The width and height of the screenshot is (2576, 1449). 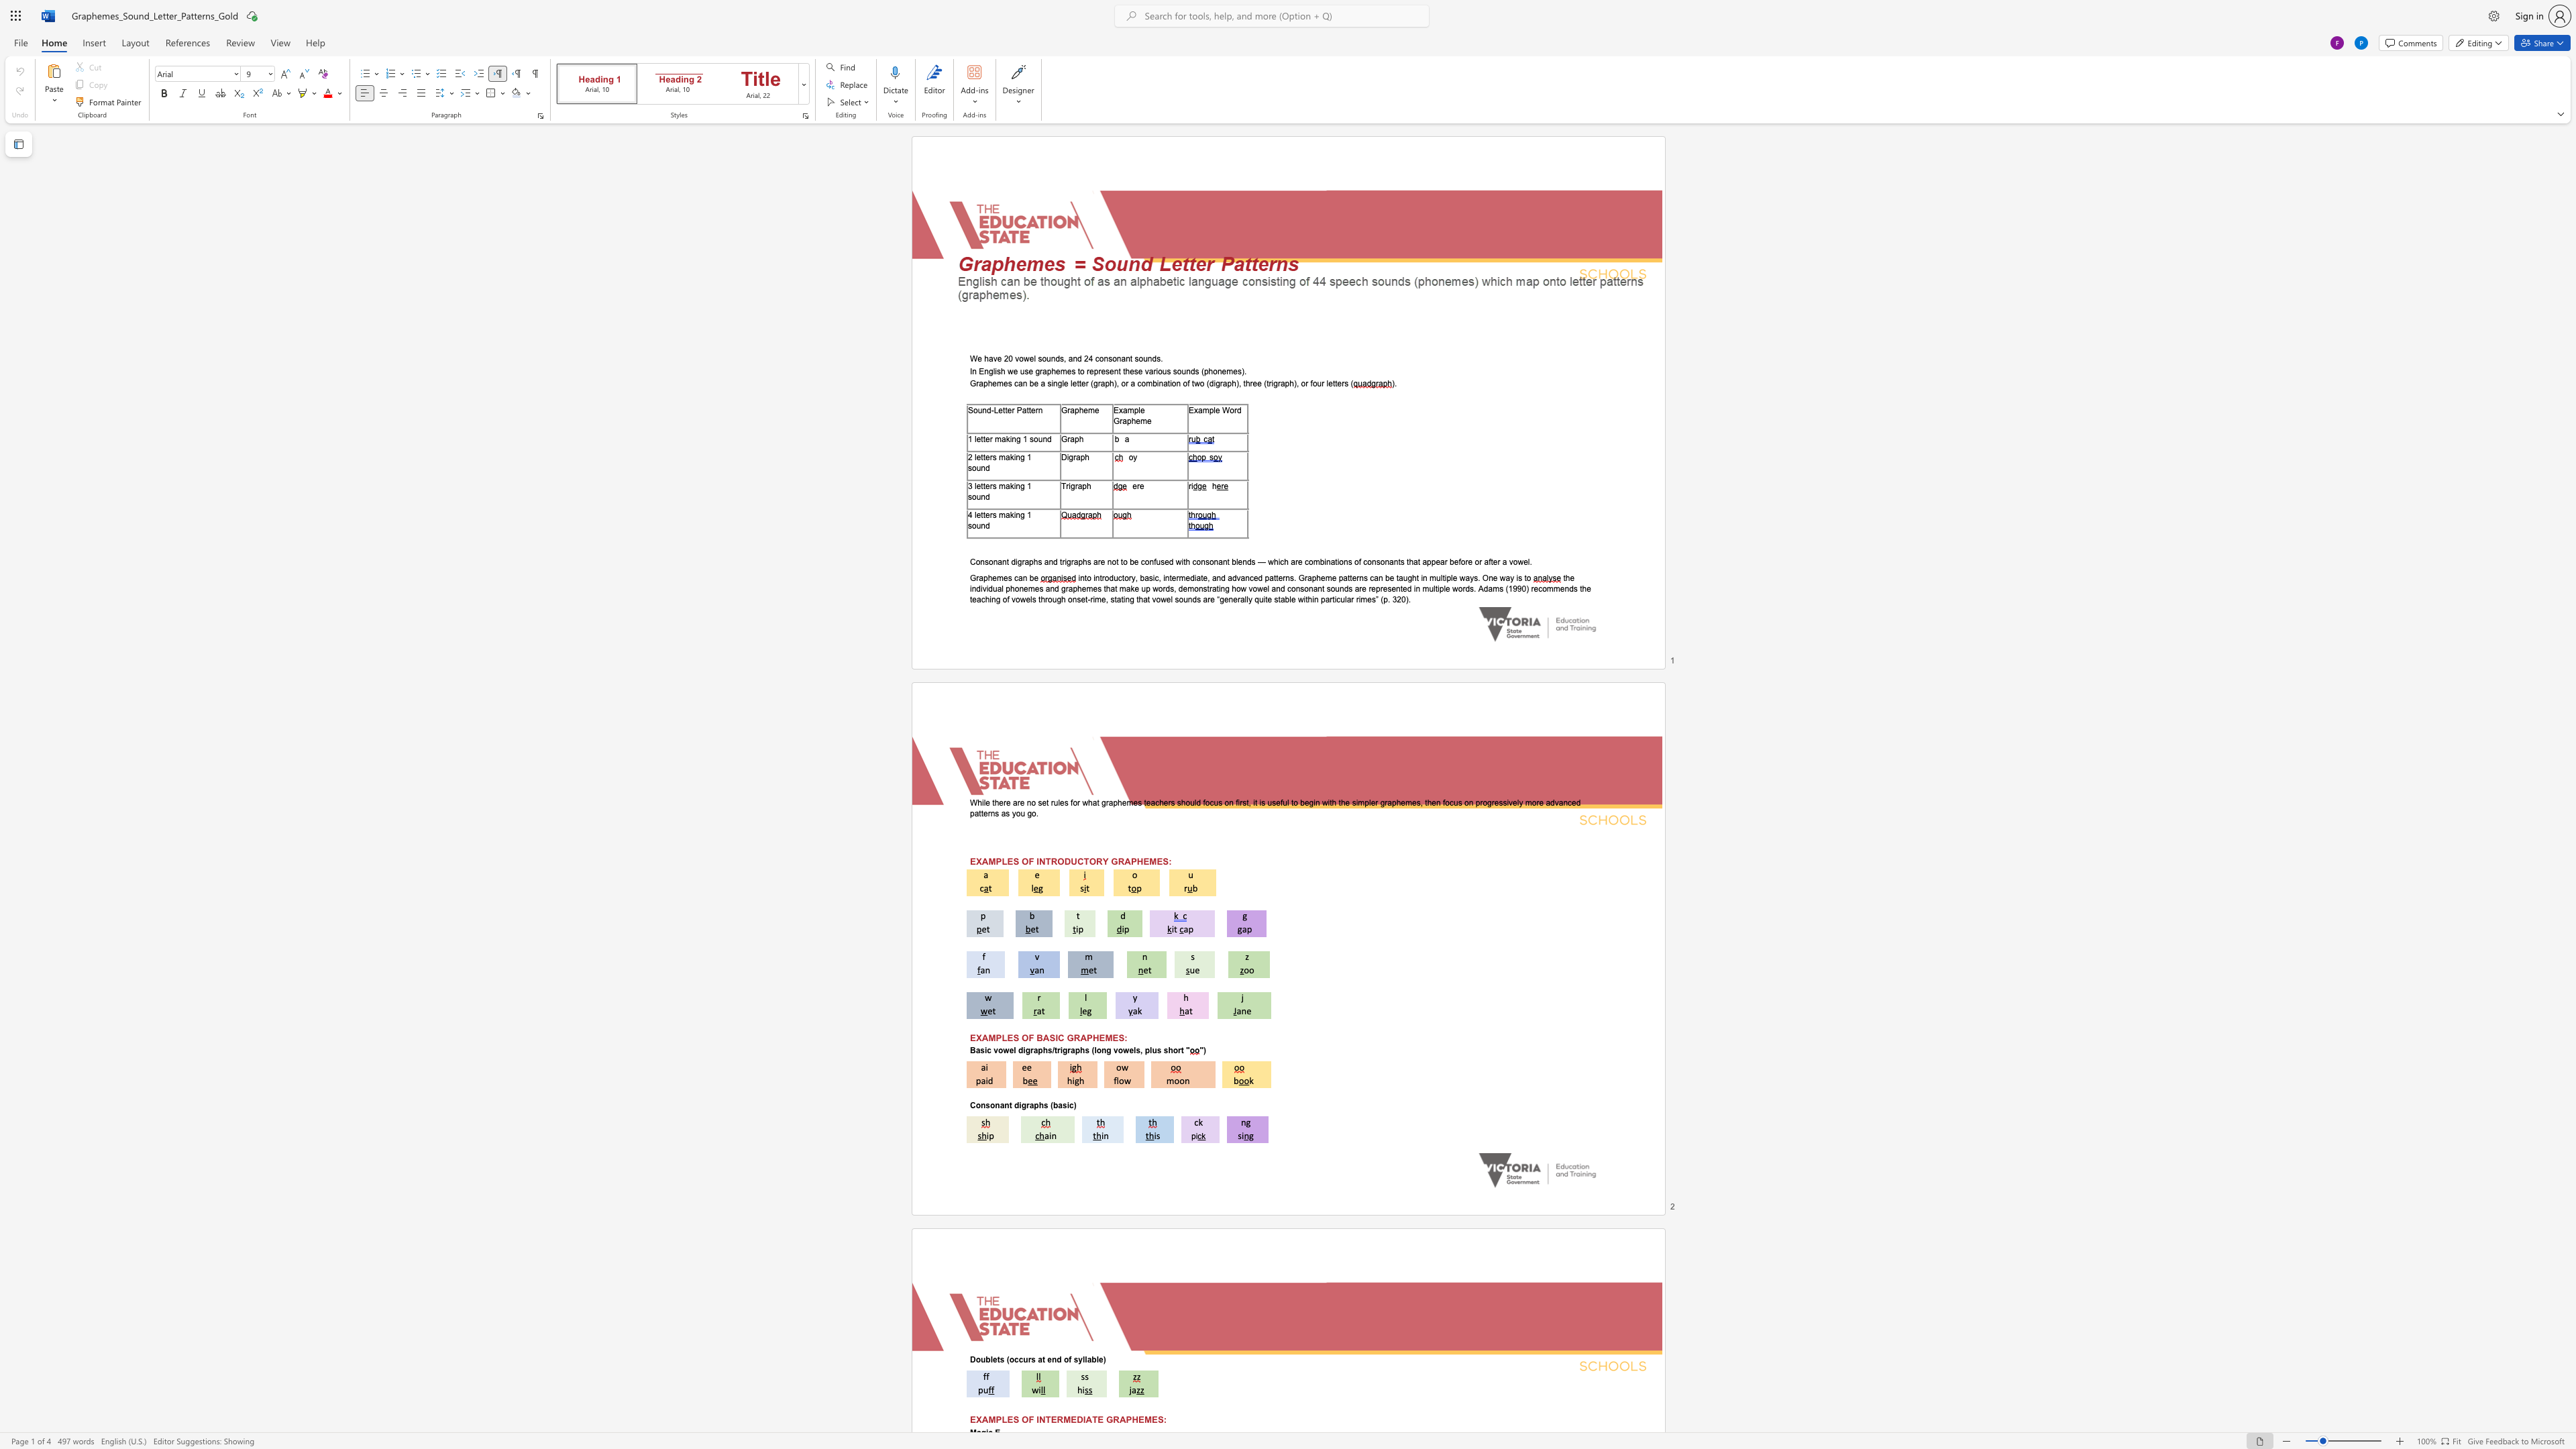 What do you see at coordinates (1505, 578) in the screenshot?
I see `the subset text "ay is t" within the text "into introductory, basic, intermediate, and advanced patterns. Grapheme patterns can be taught in multiple ways. One way is to"` at bounding box center [1505, 578].